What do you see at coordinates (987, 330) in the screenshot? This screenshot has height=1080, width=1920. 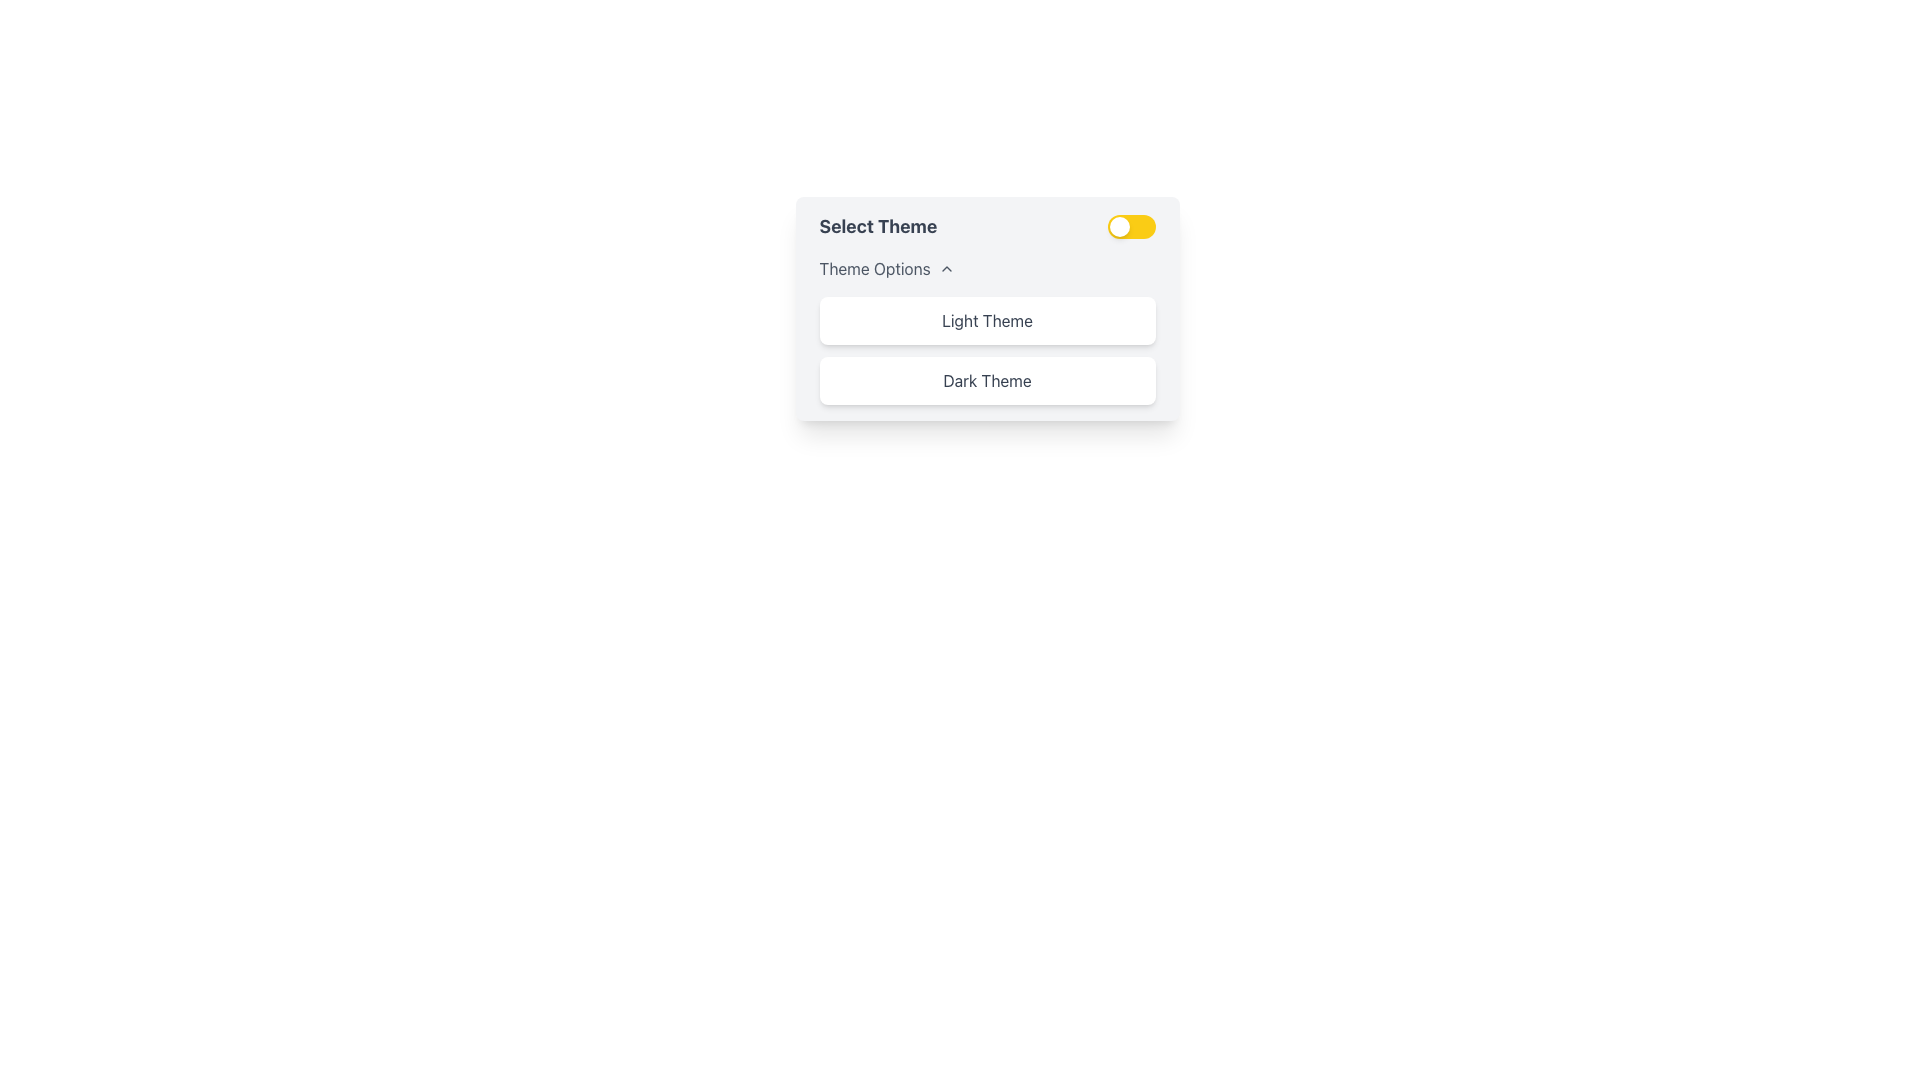 I see `the dropdown menu titled 'Select Theme'` at bounding box center [987, 330].